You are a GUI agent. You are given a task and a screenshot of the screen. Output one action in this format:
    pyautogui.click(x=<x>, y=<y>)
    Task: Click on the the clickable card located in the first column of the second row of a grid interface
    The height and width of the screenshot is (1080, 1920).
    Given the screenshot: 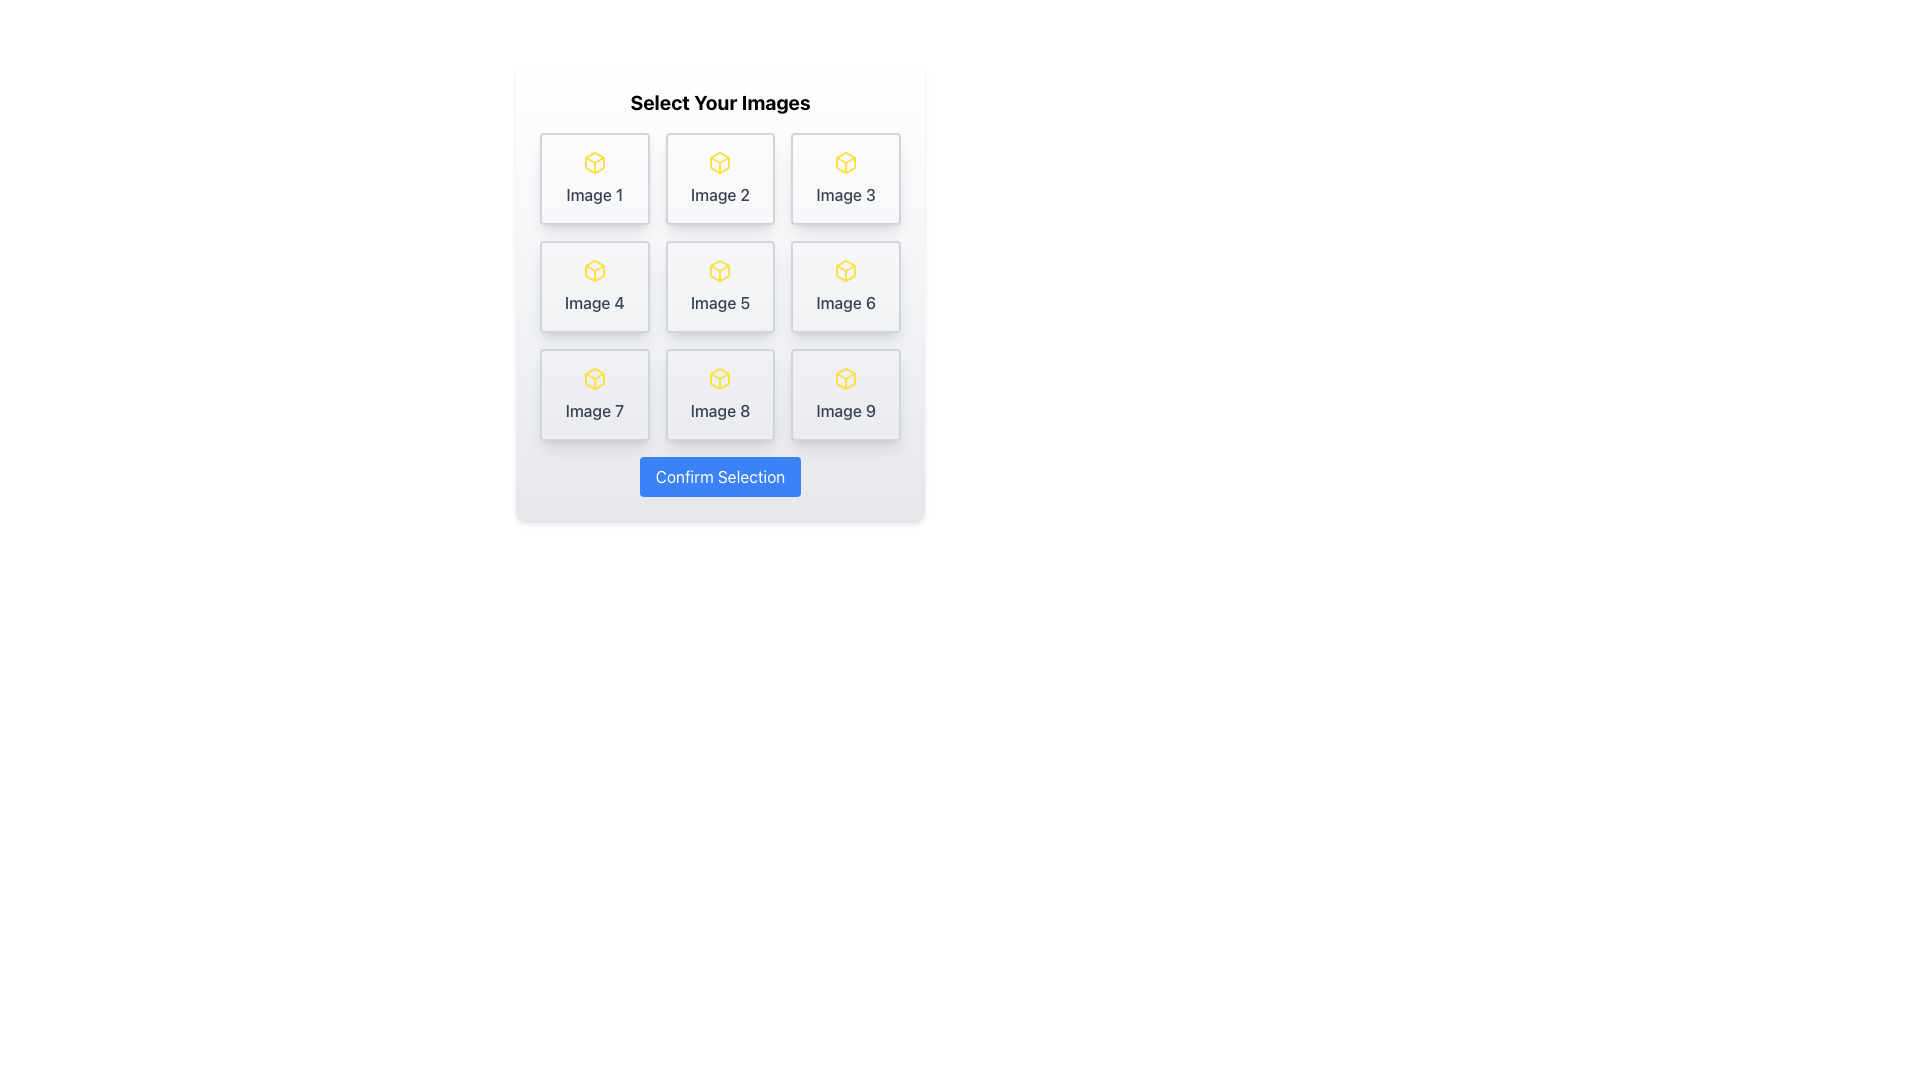 What is the action you would take?
    pyautogui.click(x=593, y=286)
    